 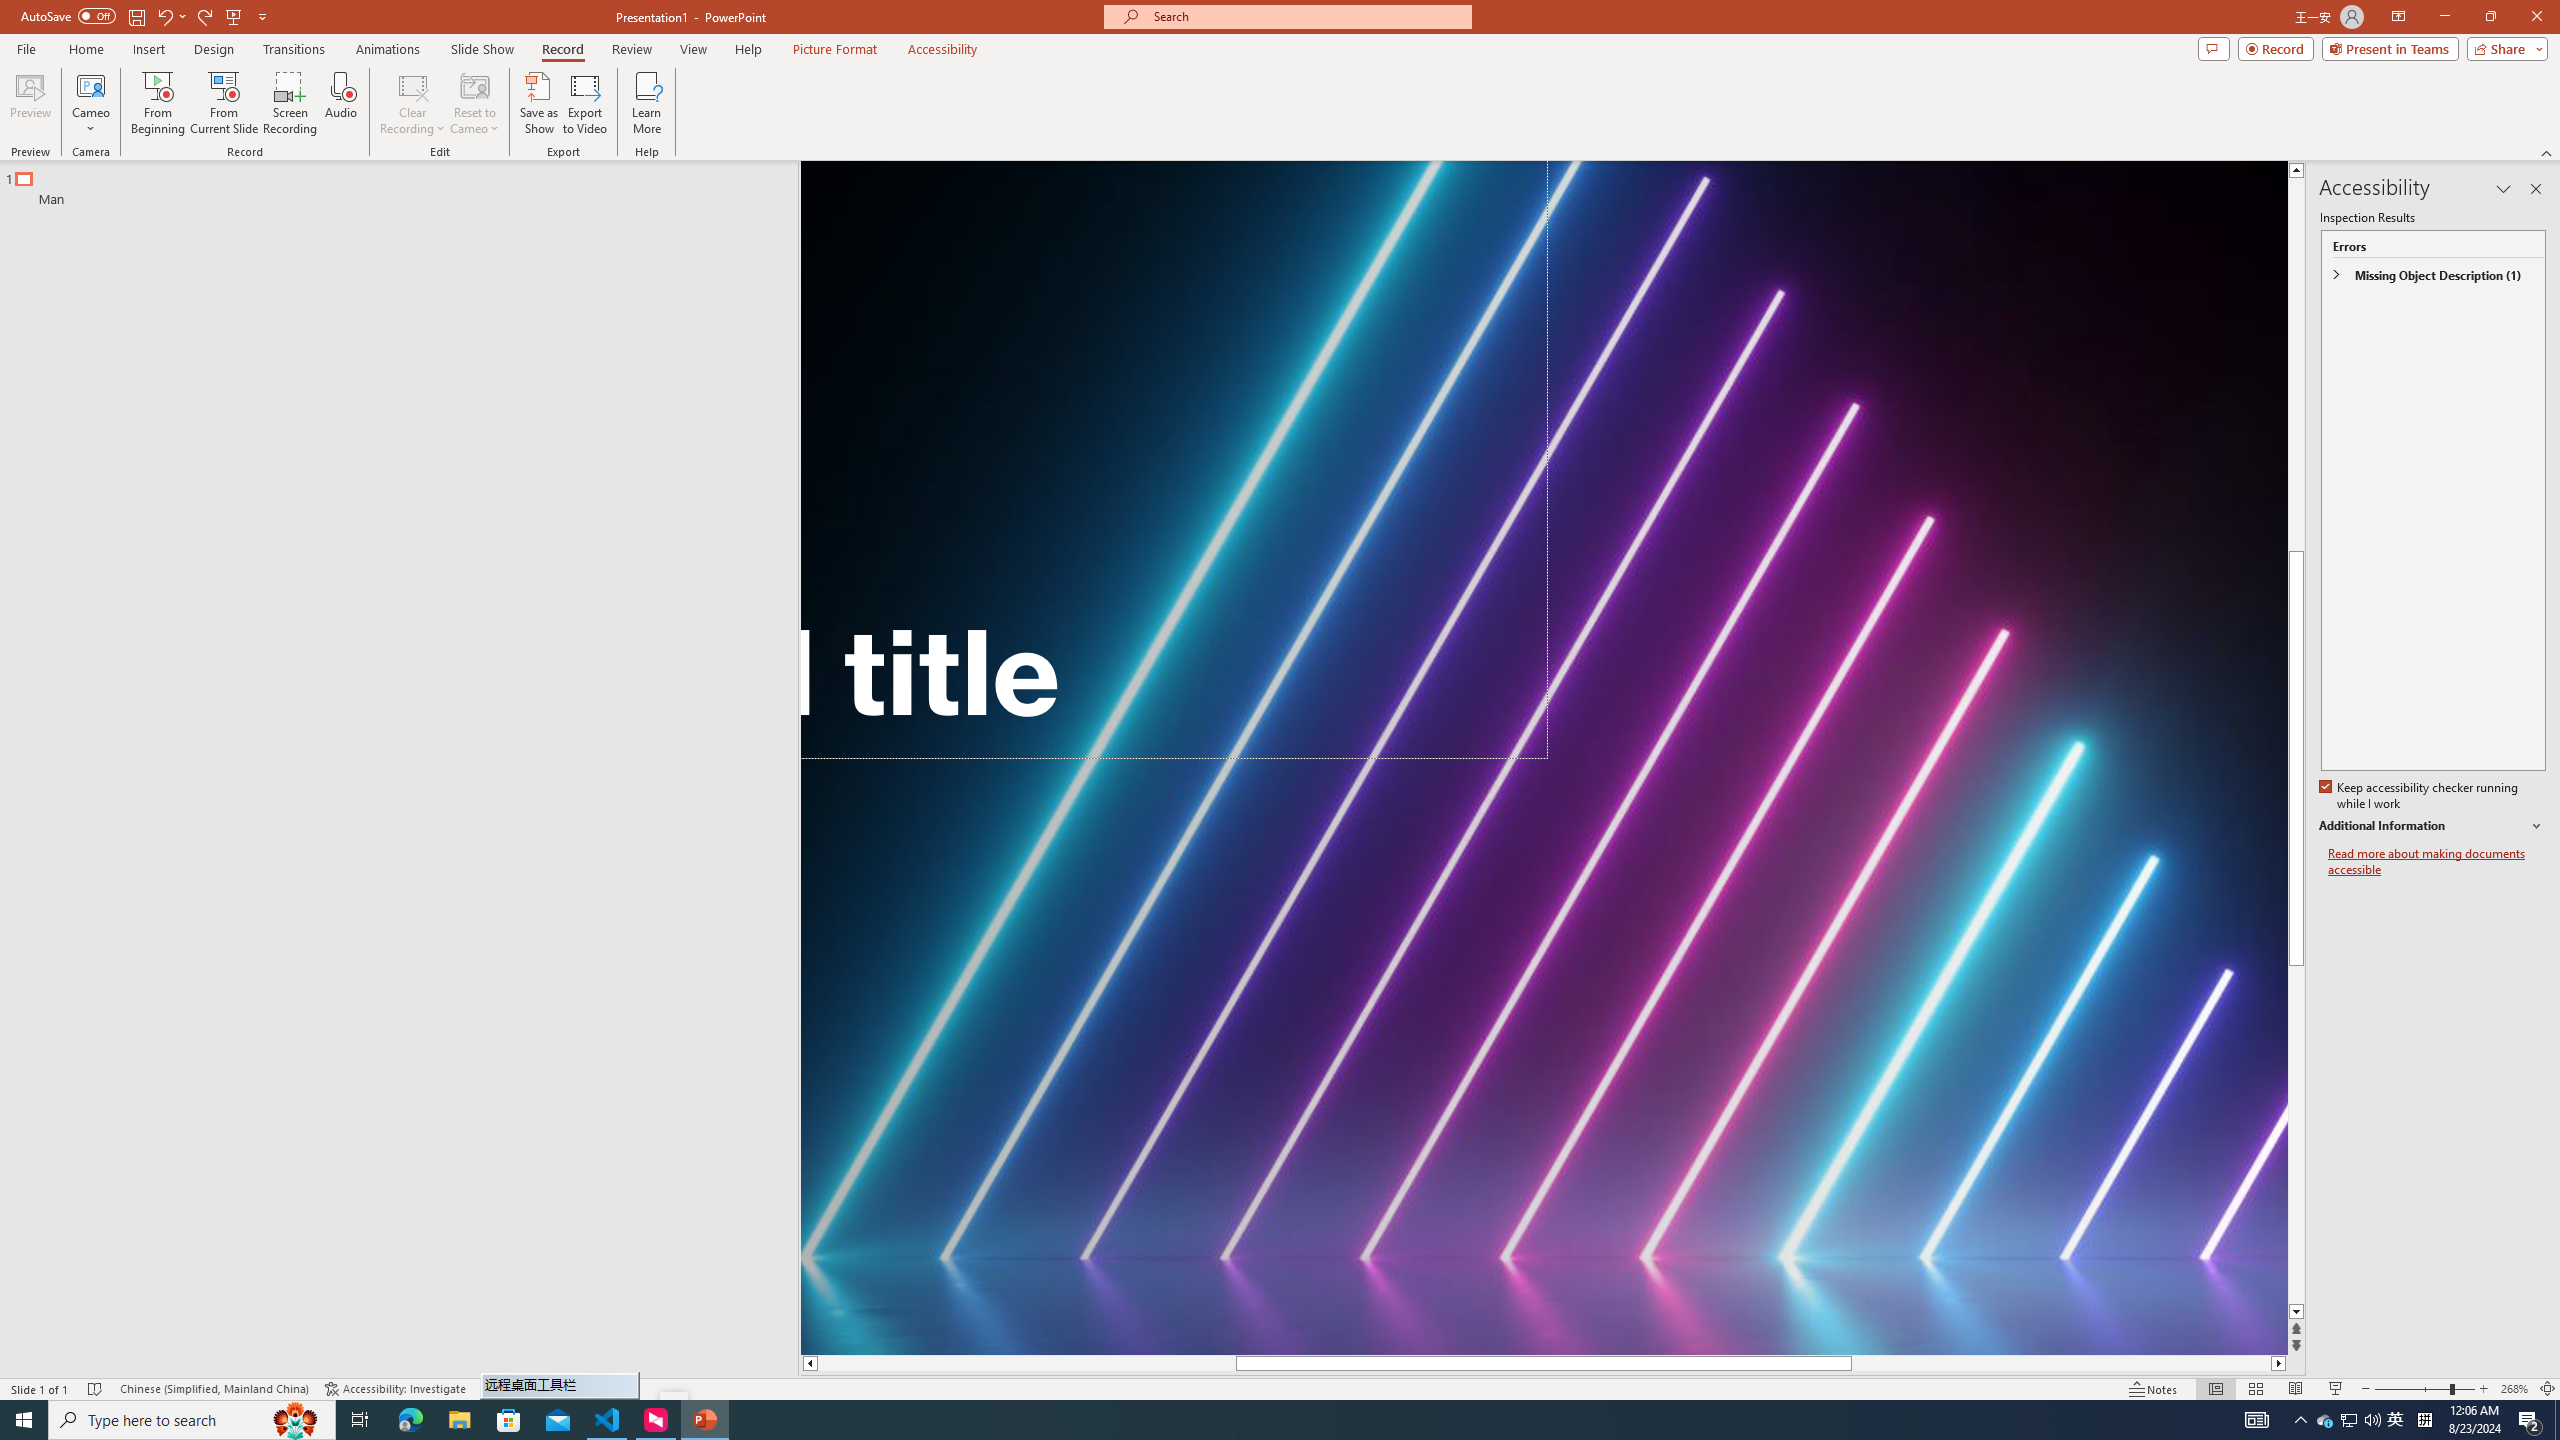 I want to click on 'Review', so click(x=631, y=49).